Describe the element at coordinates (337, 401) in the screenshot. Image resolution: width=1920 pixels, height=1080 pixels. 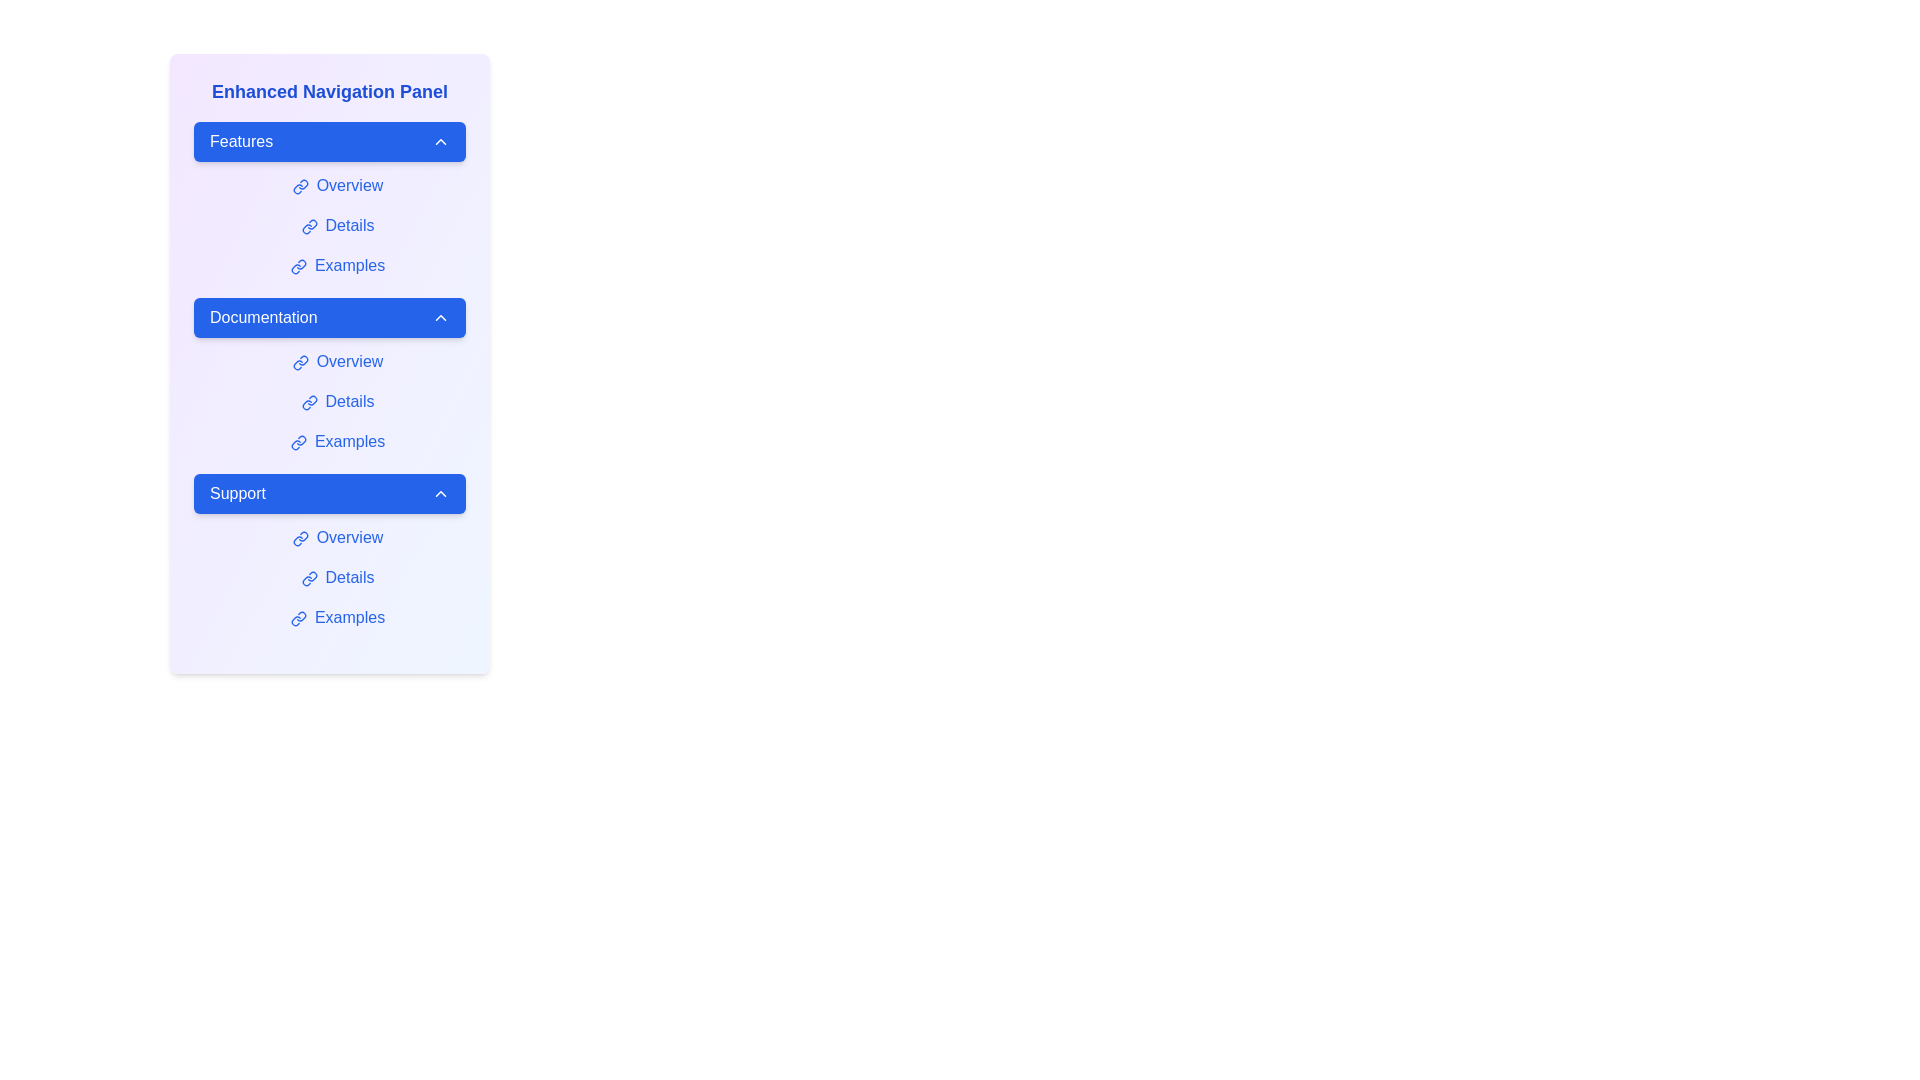
I see `the 'Details' hyperlink in the vertical navigation menu located in the 'Documentation' section of the Enhanced Navigation Panel` at that location.